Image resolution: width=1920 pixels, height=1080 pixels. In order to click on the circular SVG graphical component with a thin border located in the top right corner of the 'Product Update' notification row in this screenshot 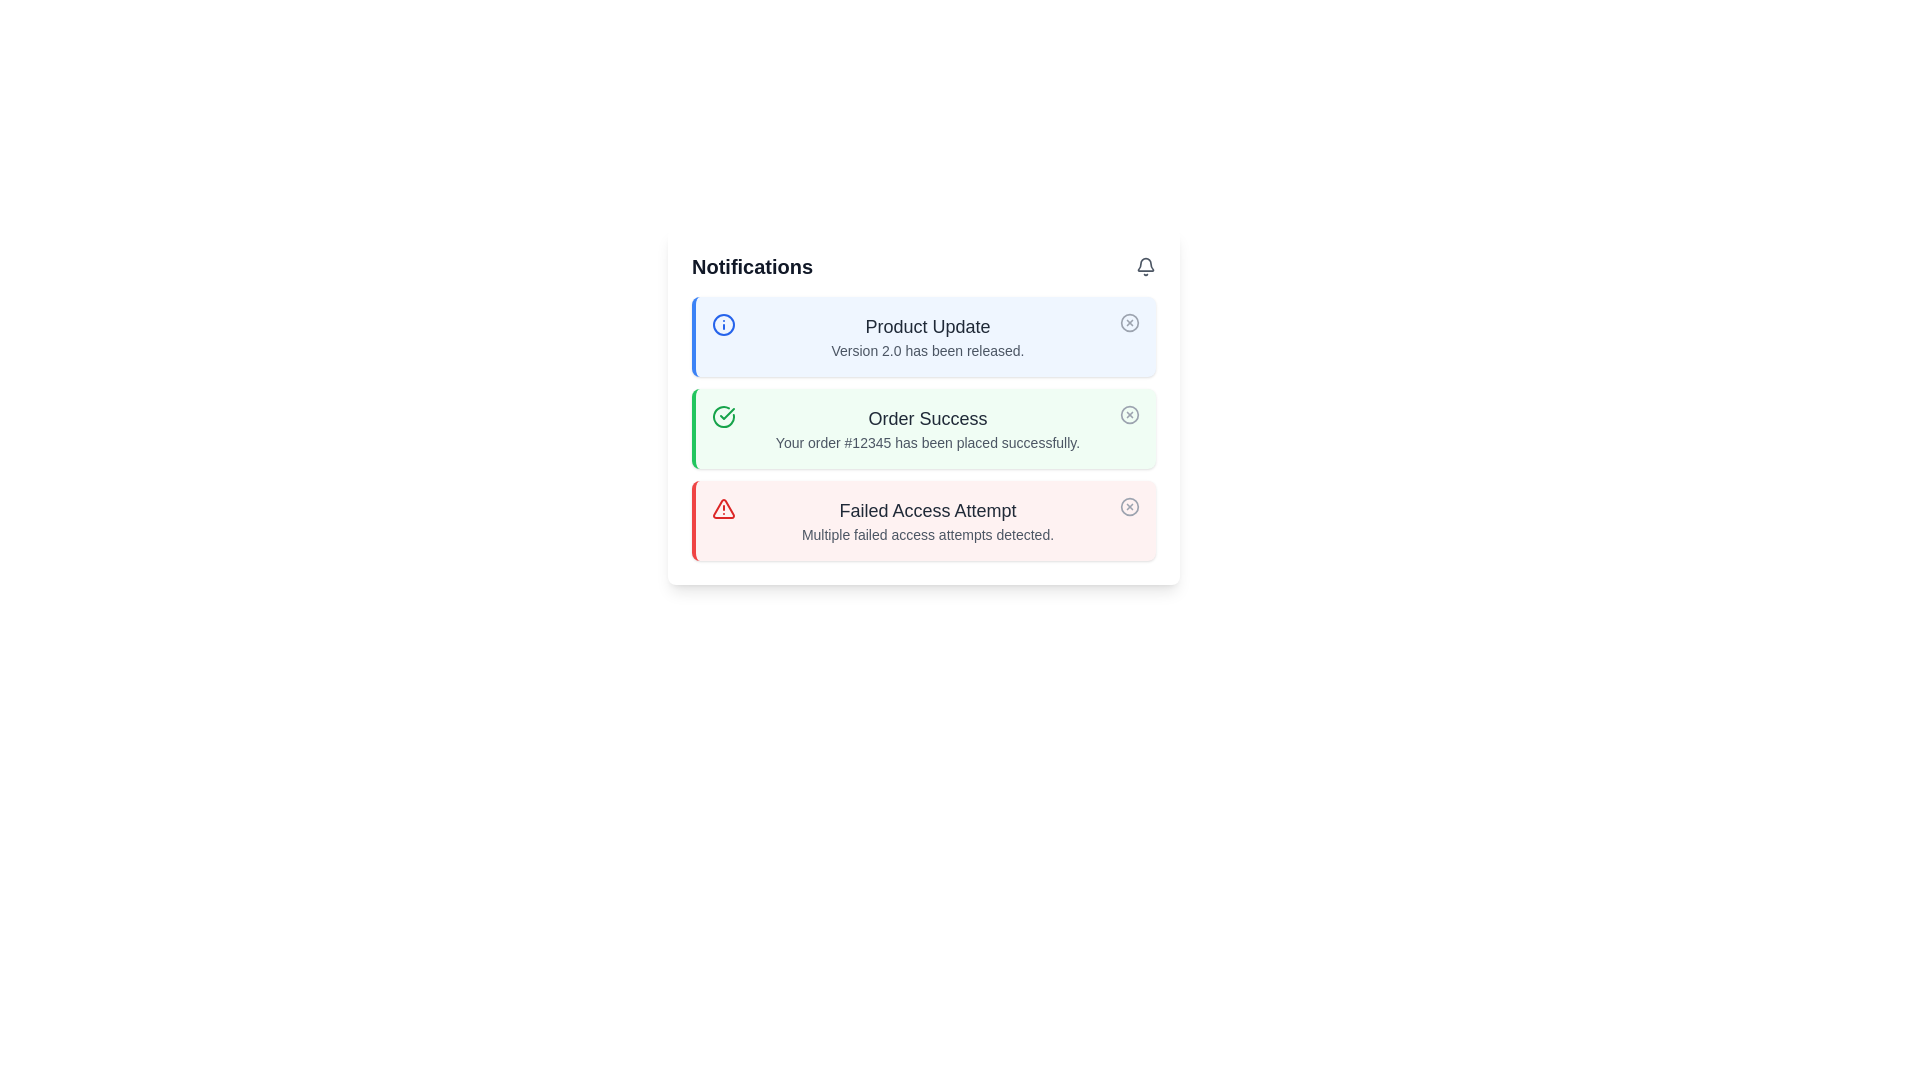, I will do `click(1129, 322)`.